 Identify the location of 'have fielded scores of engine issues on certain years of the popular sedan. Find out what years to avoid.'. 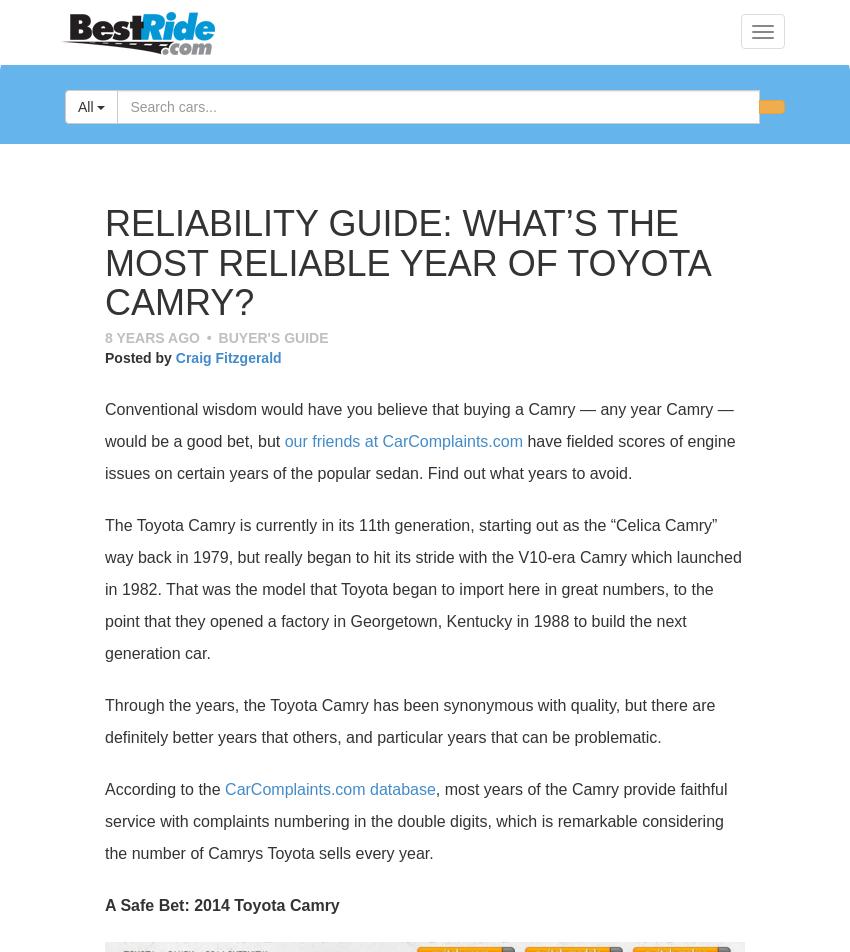
(419, 456).